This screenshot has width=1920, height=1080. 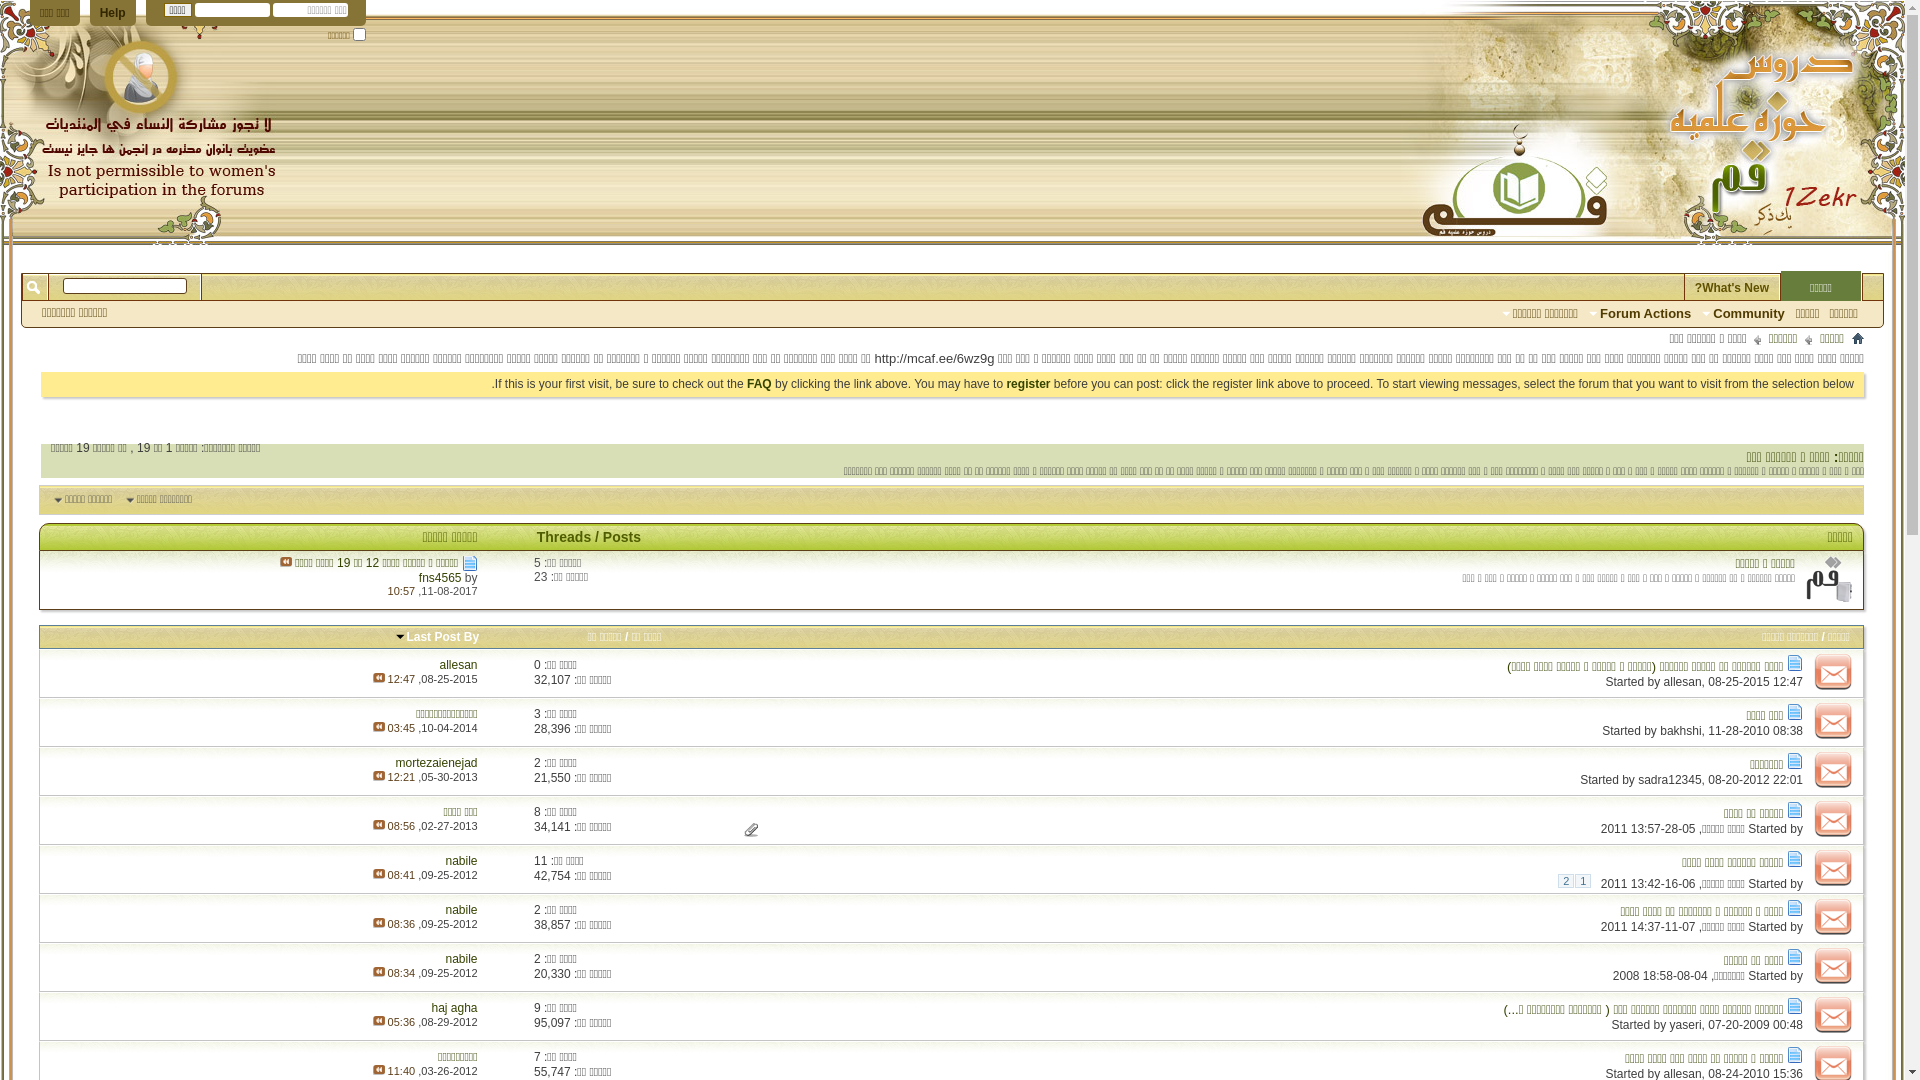 What do you see at coordinates (1558, 879) in the screenshot?
I see `'2'` at bounding box center [1558, 879].